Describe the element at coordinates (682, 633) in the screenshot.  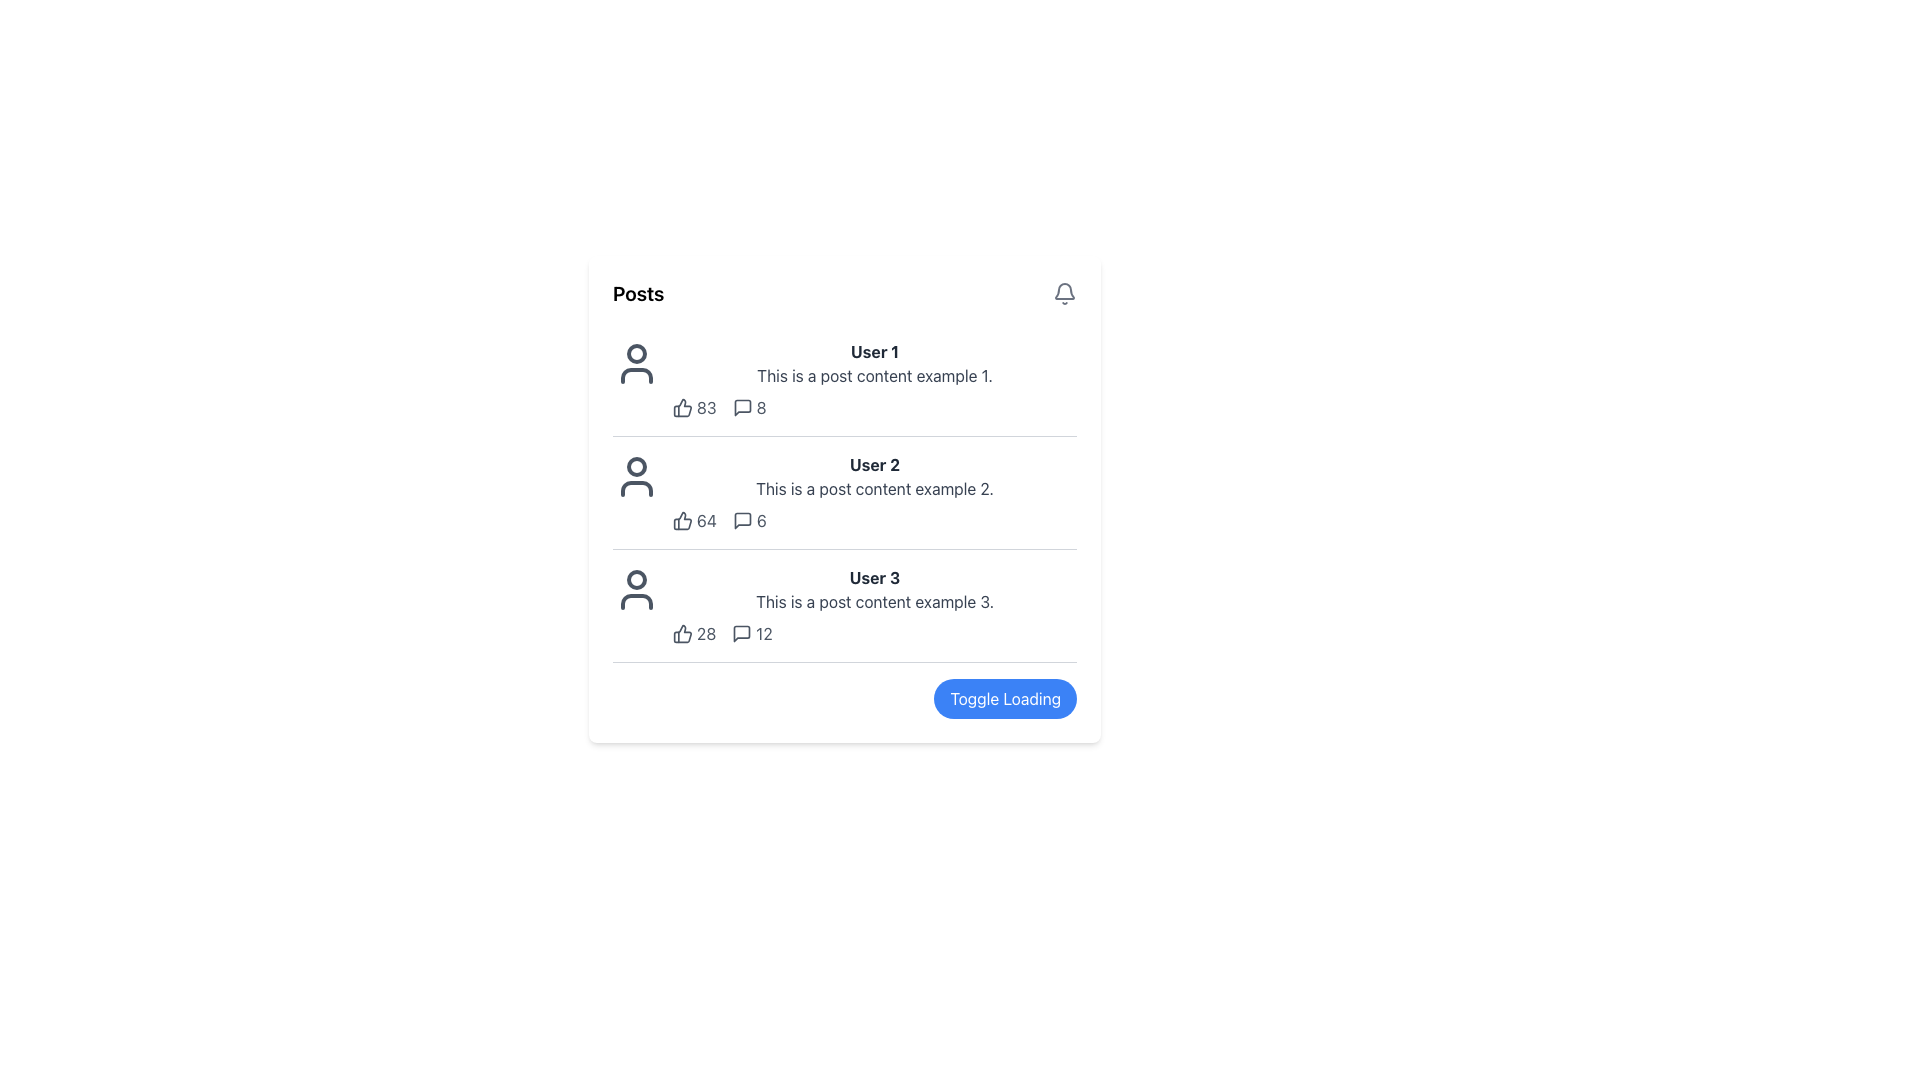
I see `the 'like' button next to the numeric likes count '28' for the post by 'User 3' to express approval` at that location.